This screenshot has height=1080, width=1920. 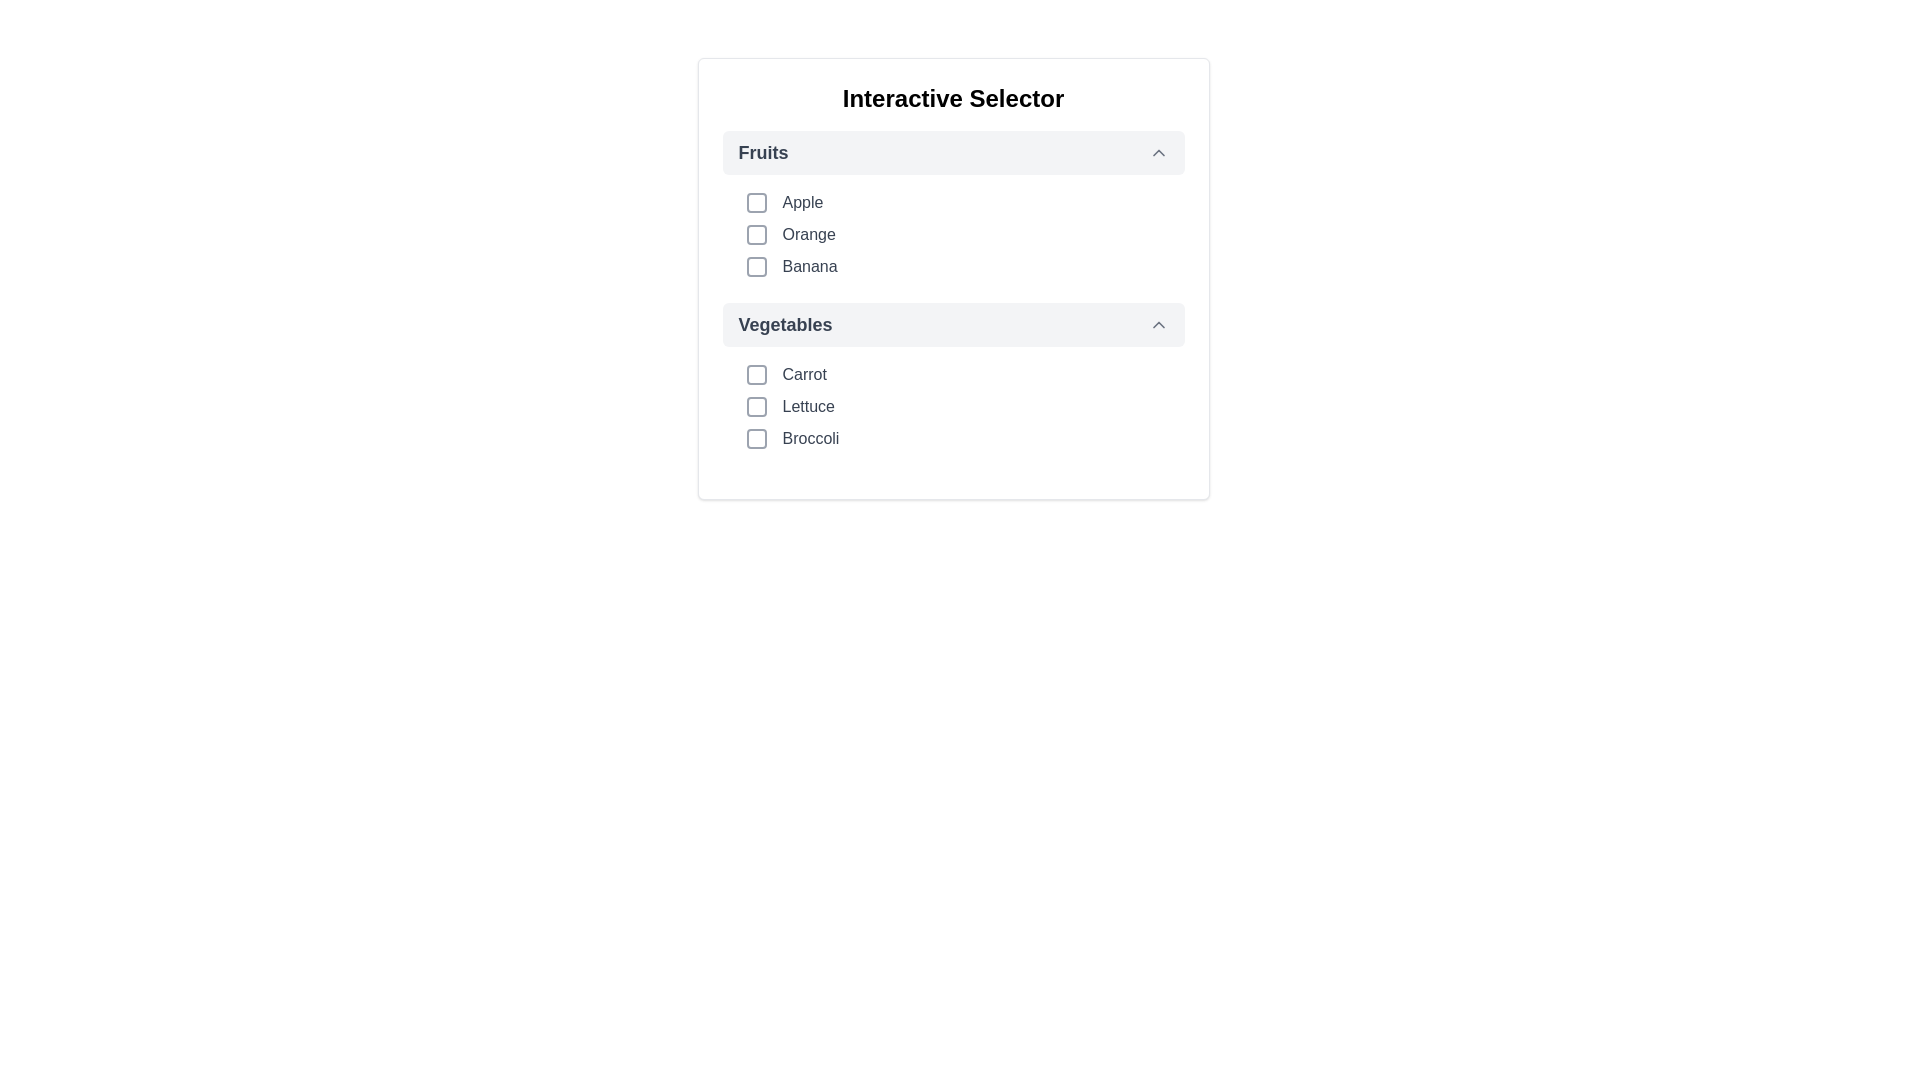 What do you see at coordinates (755, 406) in the screenshot?
I see `the checkbox` at bounding box center [755, 406].